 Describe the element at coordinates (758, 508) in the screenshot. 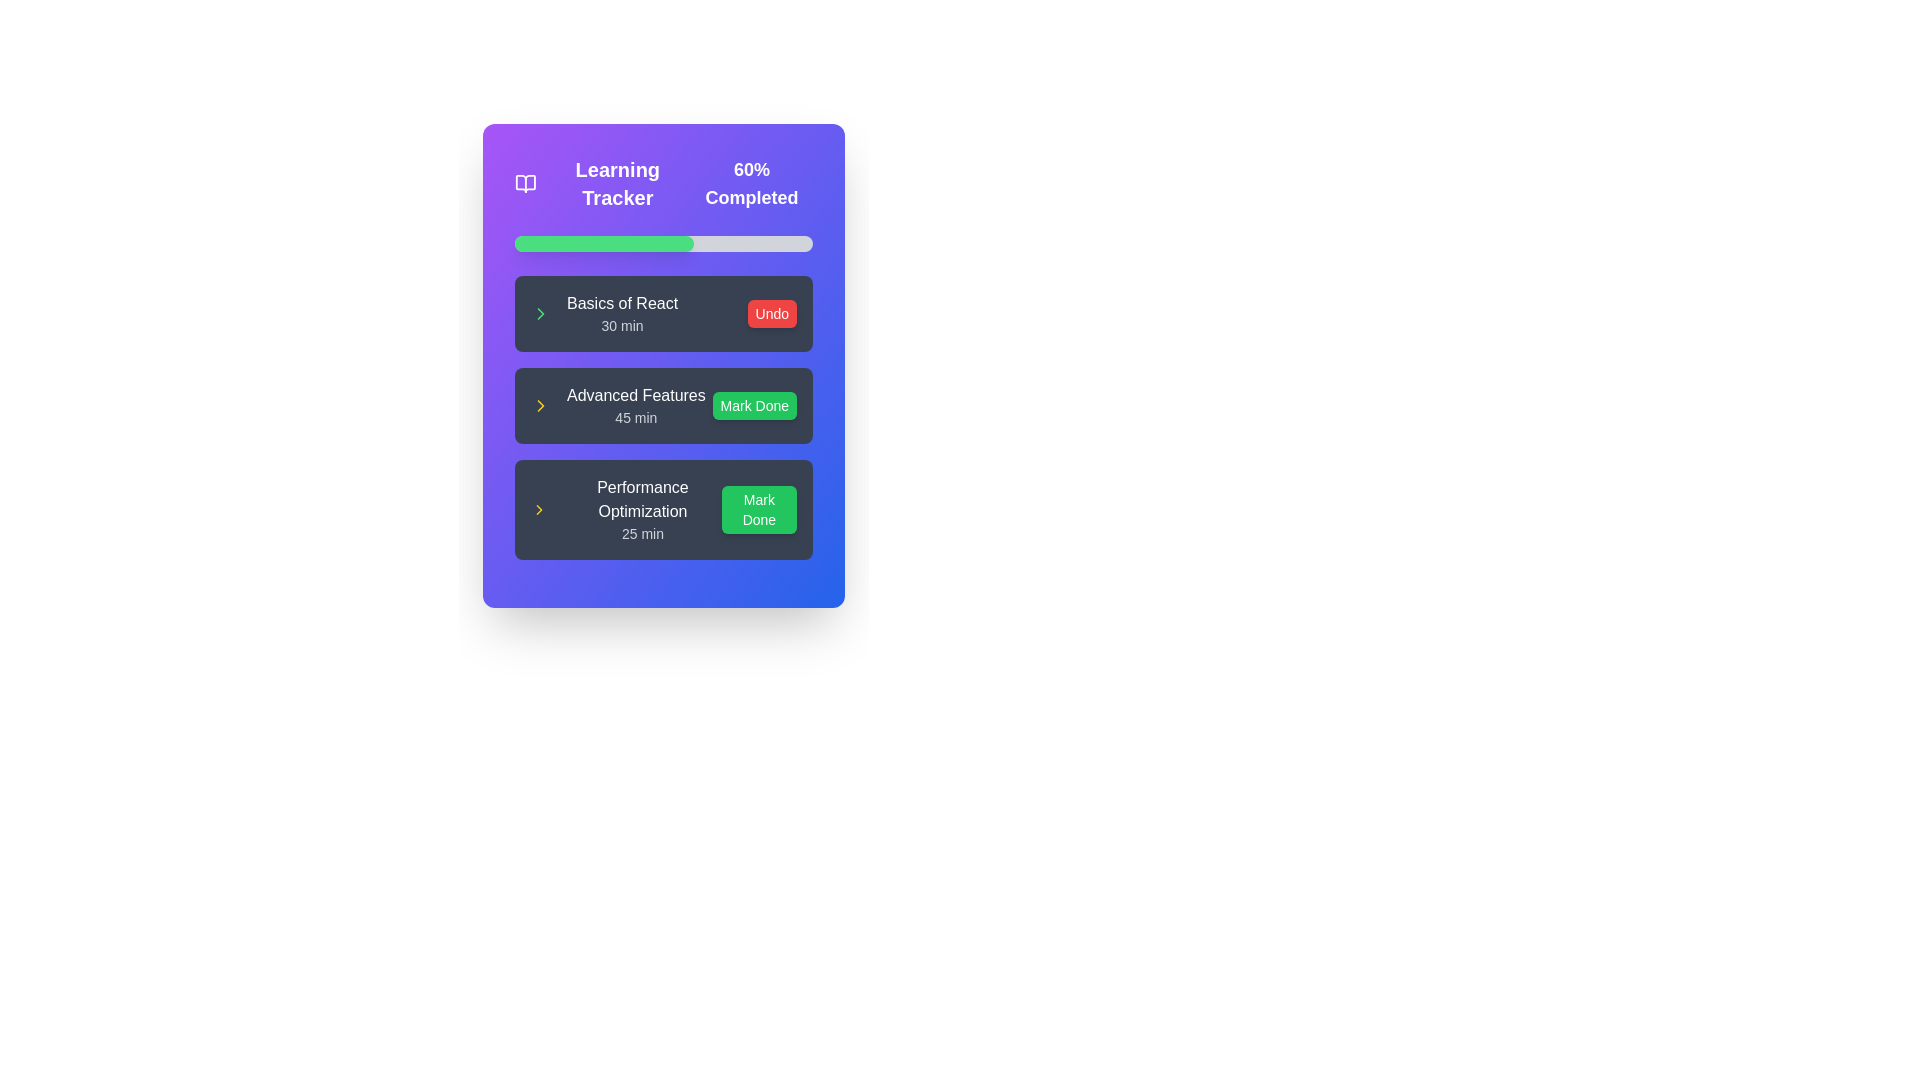

I see `the green 'Mark Done' button with rounded corners located on the right side of the third row in the learning tracker interface` at that location.